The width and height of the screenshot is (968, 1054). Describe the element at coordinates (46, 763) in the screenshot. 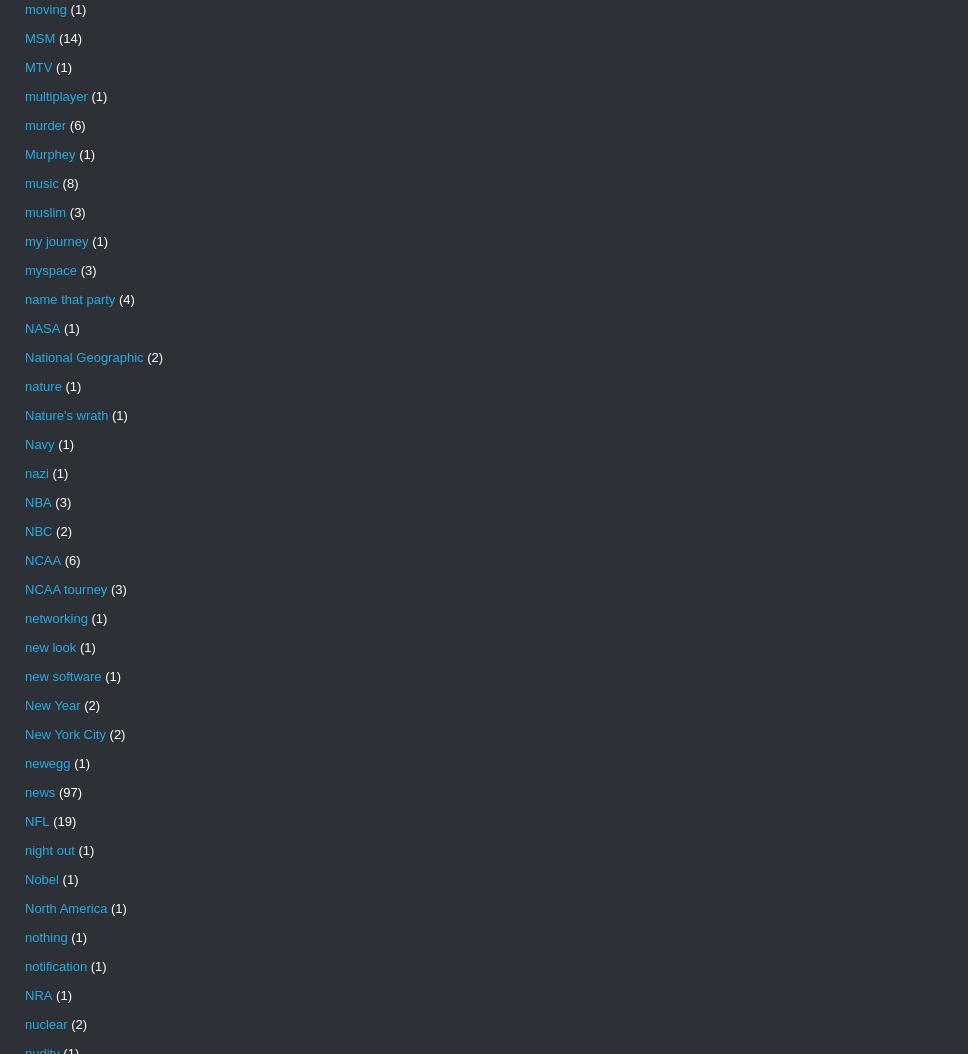

I see `'newegg'` at that location.